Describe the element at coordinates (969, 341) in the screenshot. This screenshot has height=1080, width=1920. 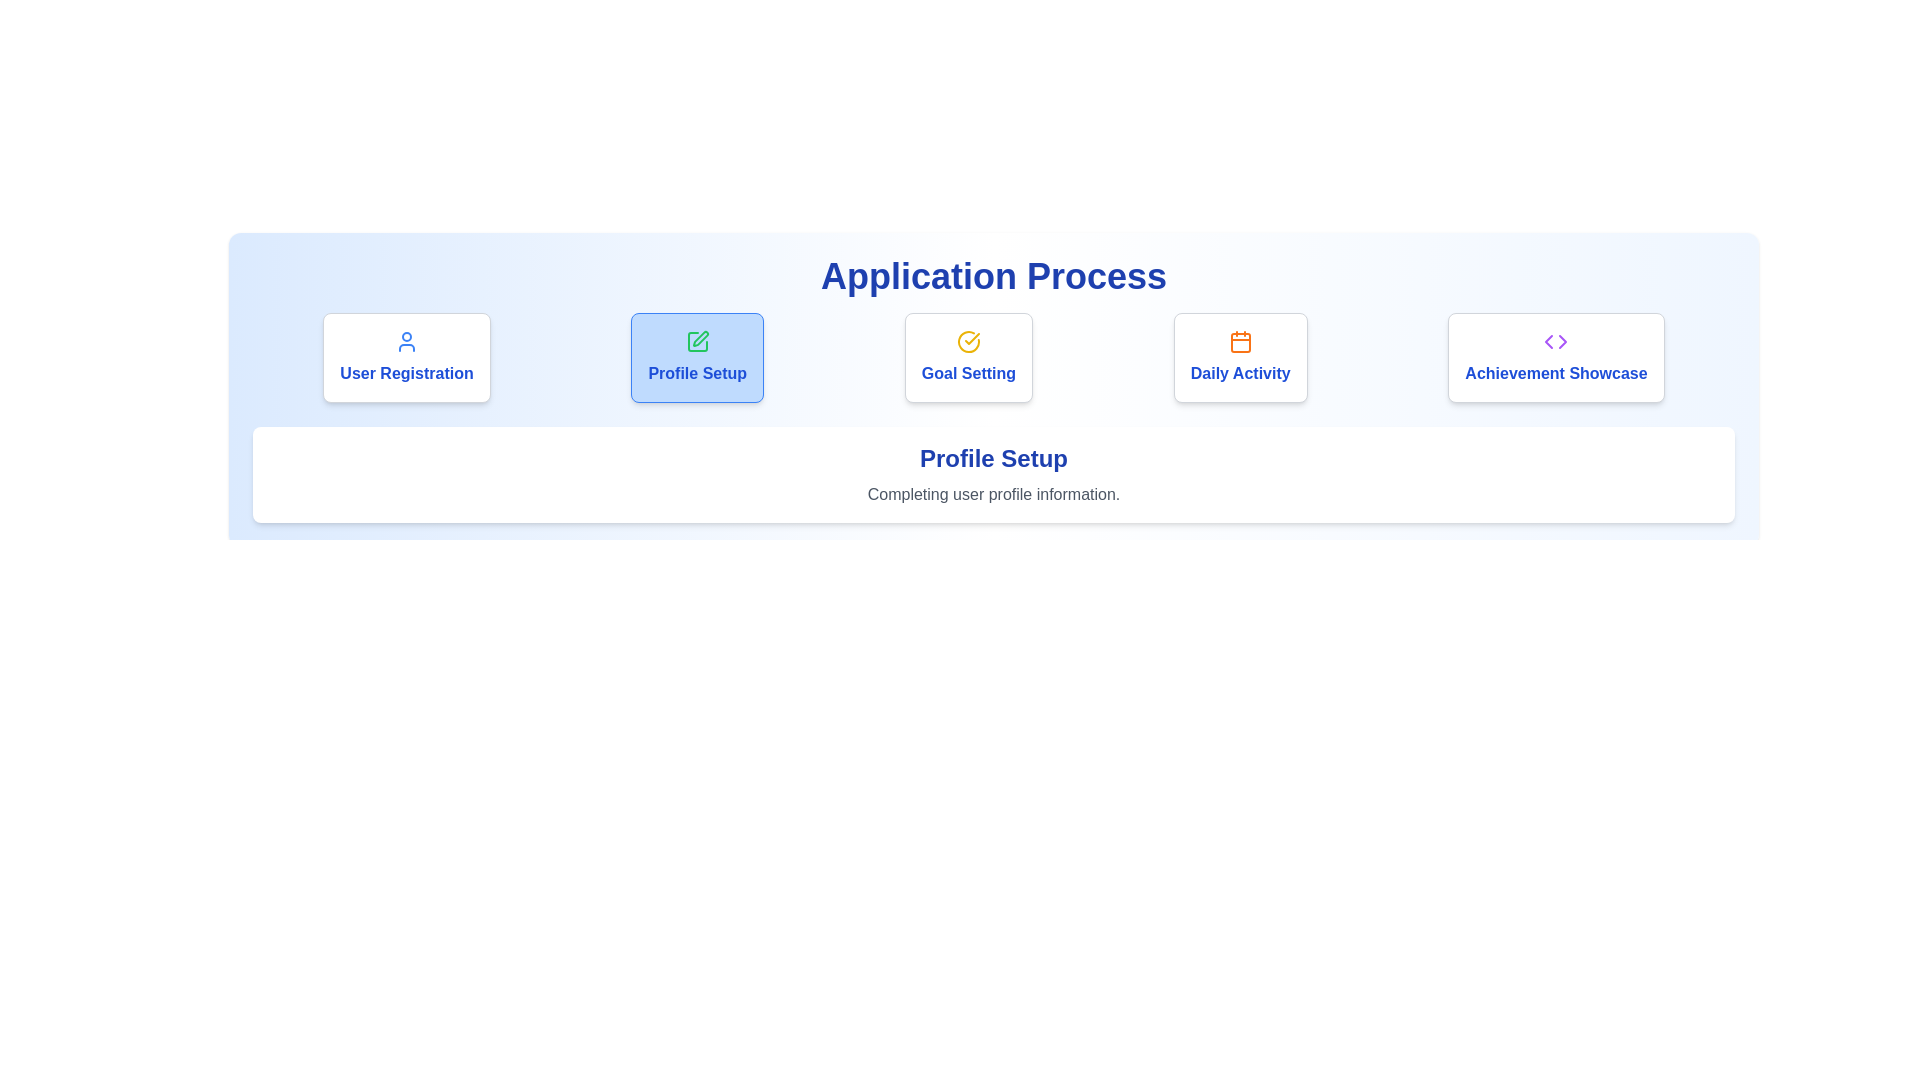
I see `the yellow checkmark icon within the circular outline, which is centrally located above the text label in the 'Goal Setting' card` at that location.